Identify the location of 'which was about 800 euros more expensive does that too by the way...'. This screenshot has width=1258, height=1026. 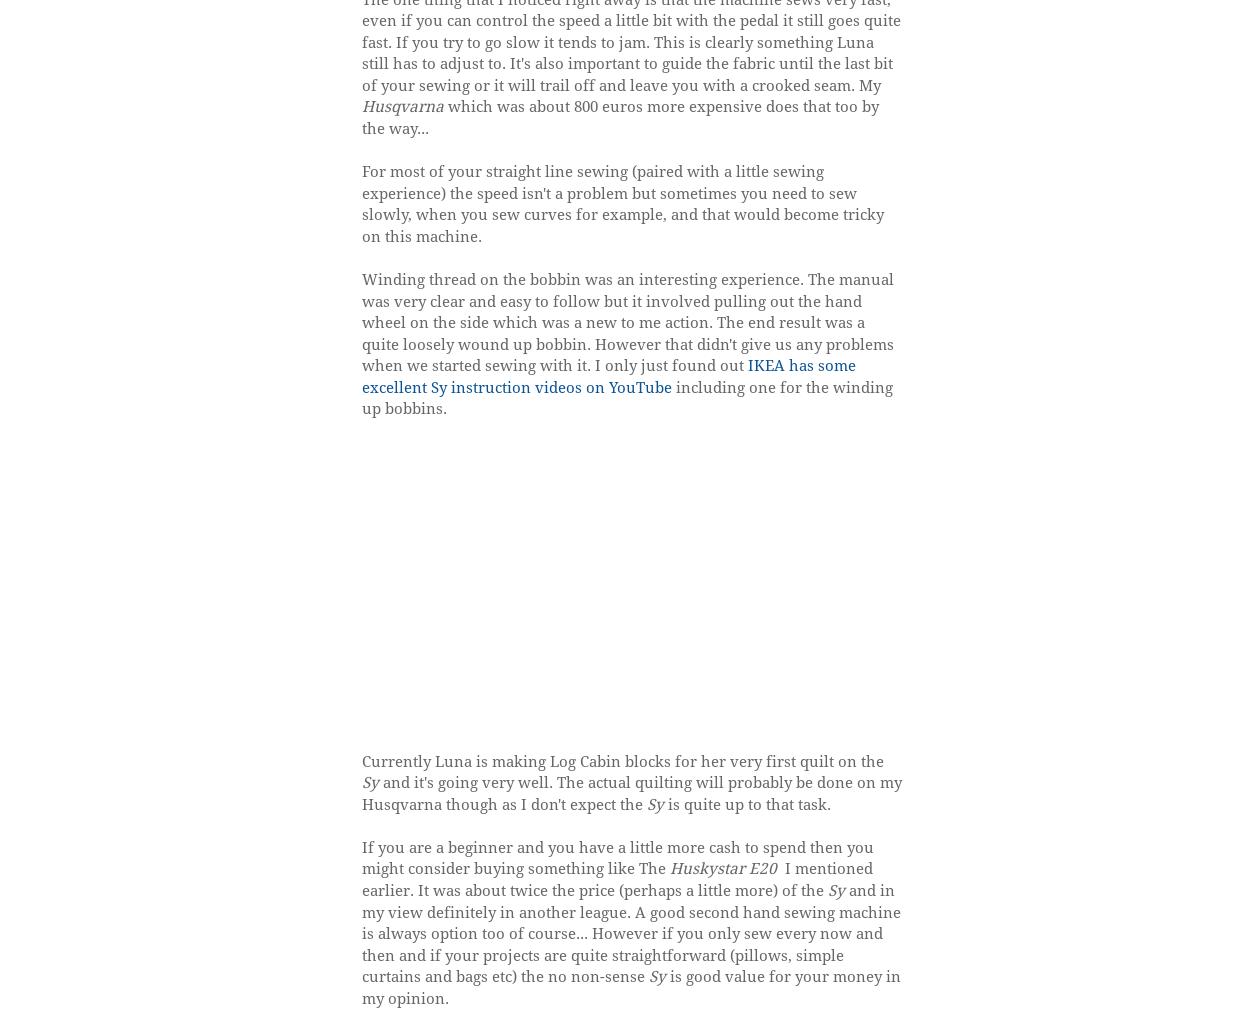
(619, 117).